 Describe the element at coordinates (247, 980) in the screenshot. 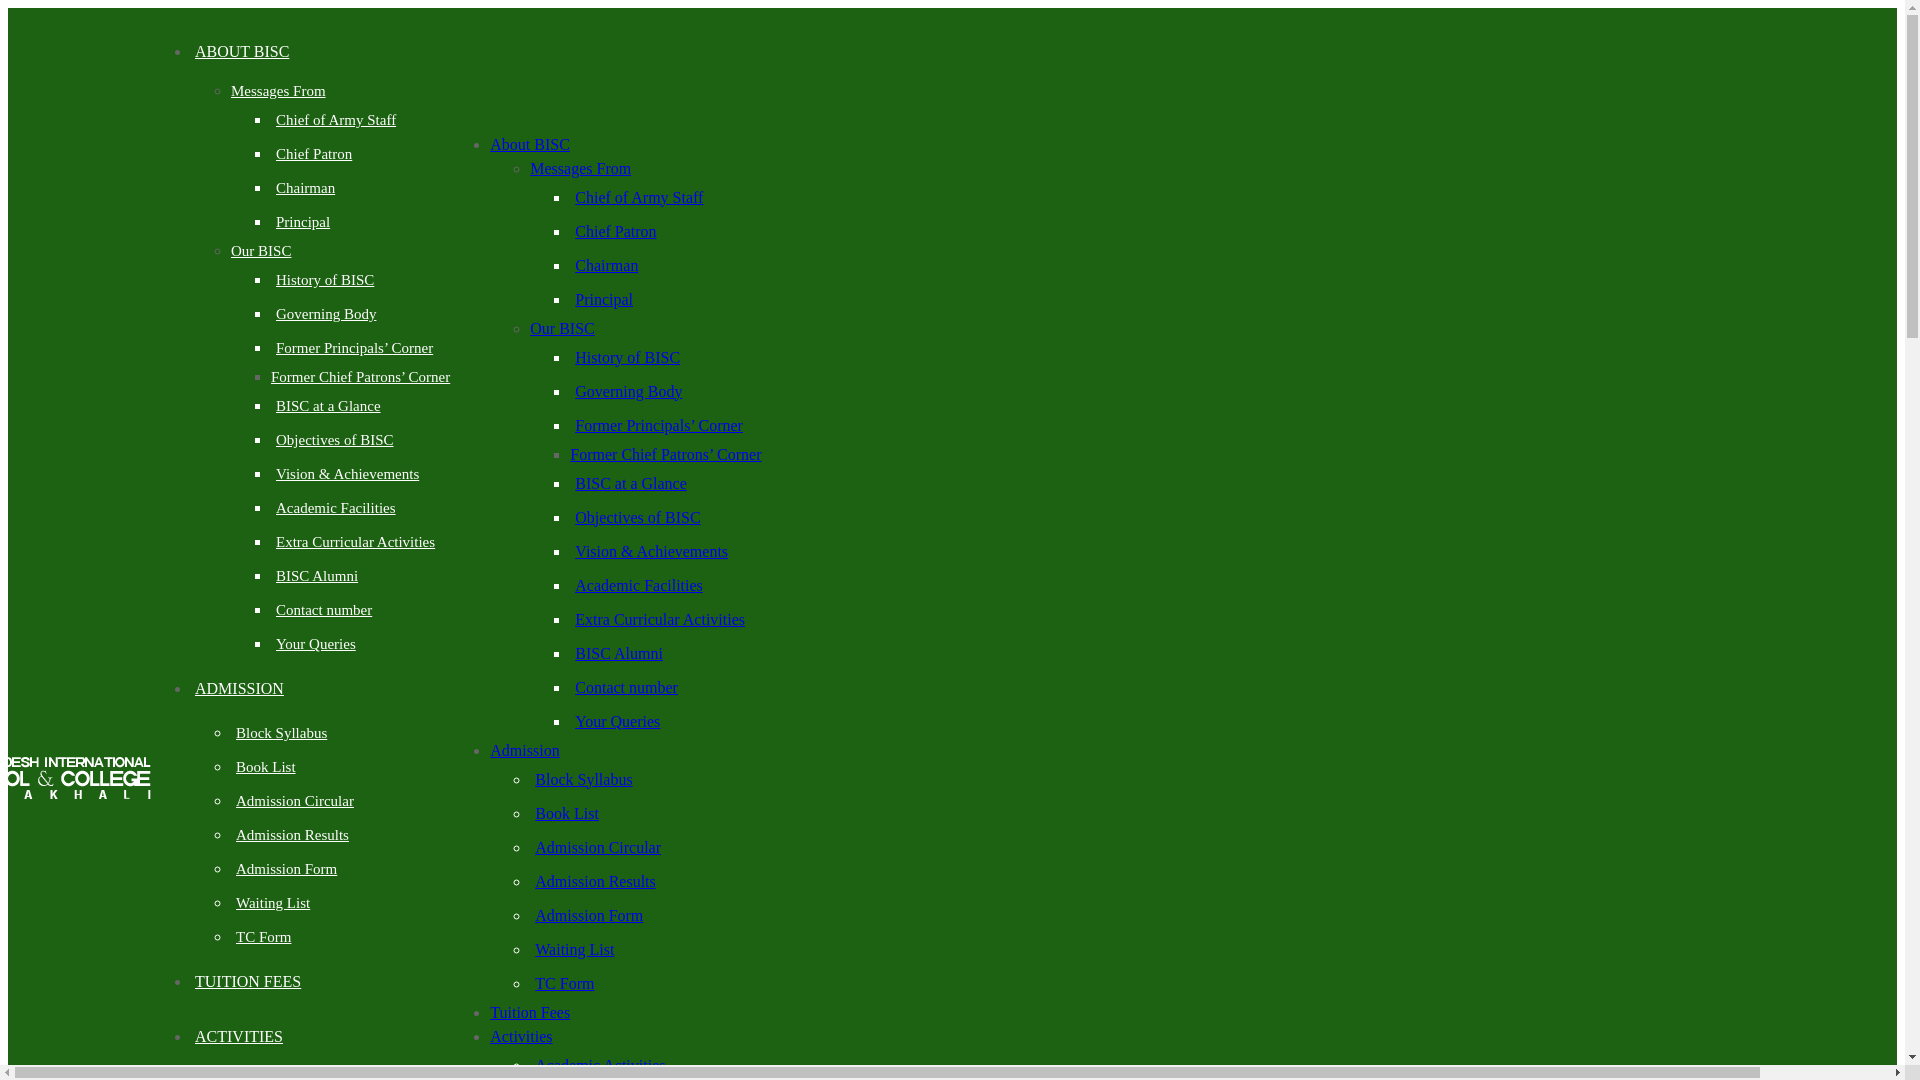

I see `'TUITION FEES'` at that location.